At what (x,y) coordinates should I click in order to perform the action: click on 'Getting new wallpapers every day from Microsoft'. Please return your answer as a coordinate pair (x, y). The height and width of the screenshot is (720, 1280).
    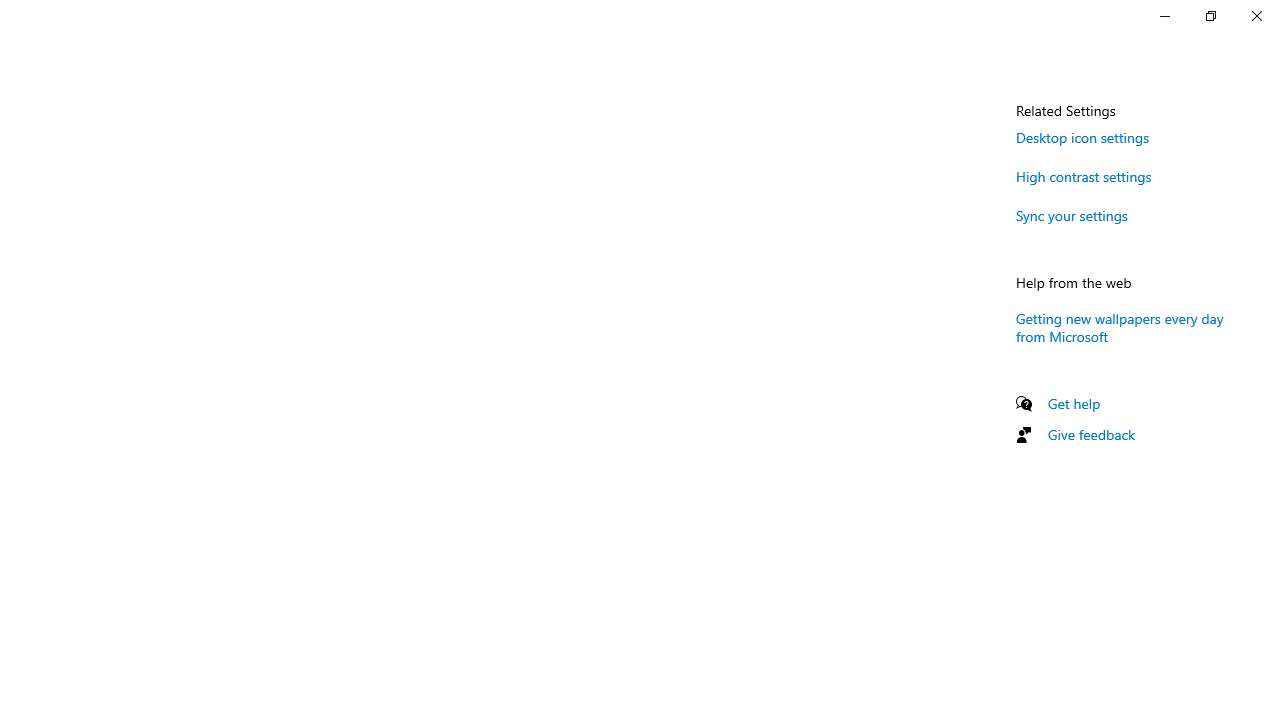
    Looking at the image, I should click on (1120, 326).